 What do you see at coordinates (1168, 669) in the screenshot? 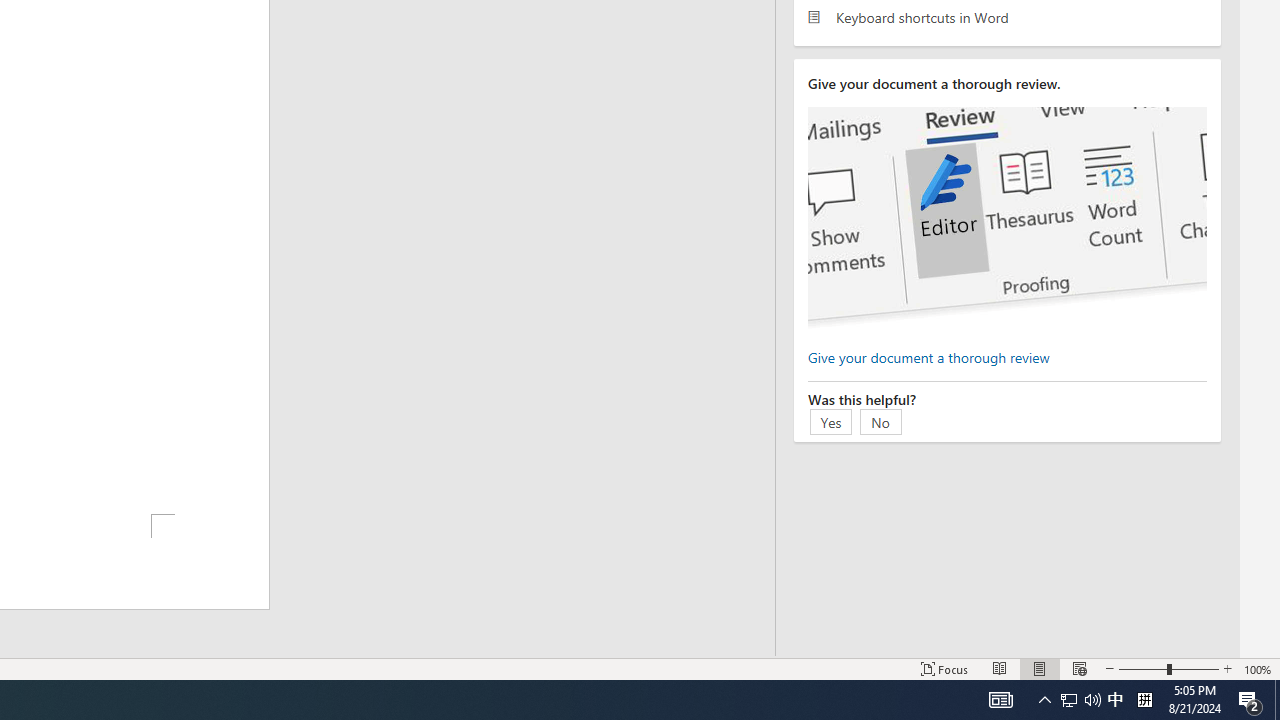
I see `'Zoom'` at bounding box center [1168, 669].